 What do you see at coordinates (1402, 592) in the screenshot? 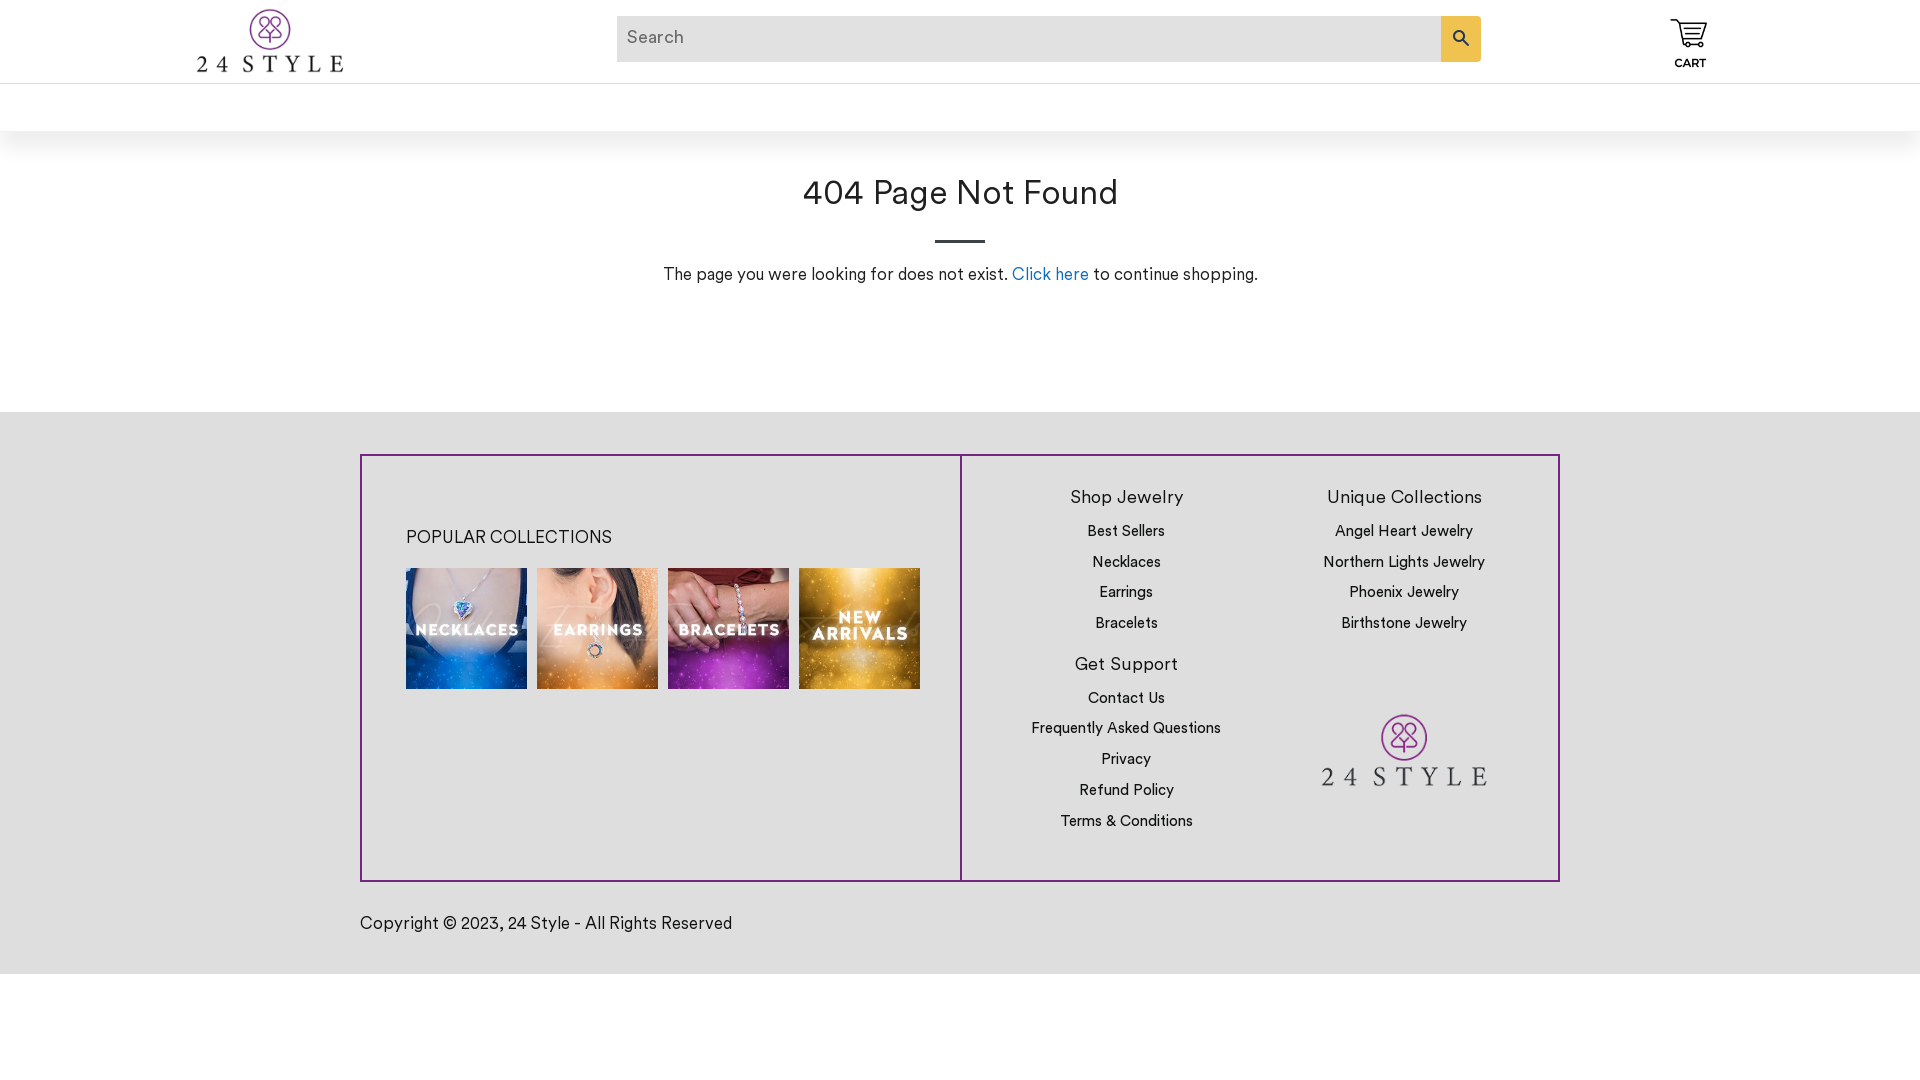
I see `'Phoenix Jewelry'` at bounding box center [1402, 592].